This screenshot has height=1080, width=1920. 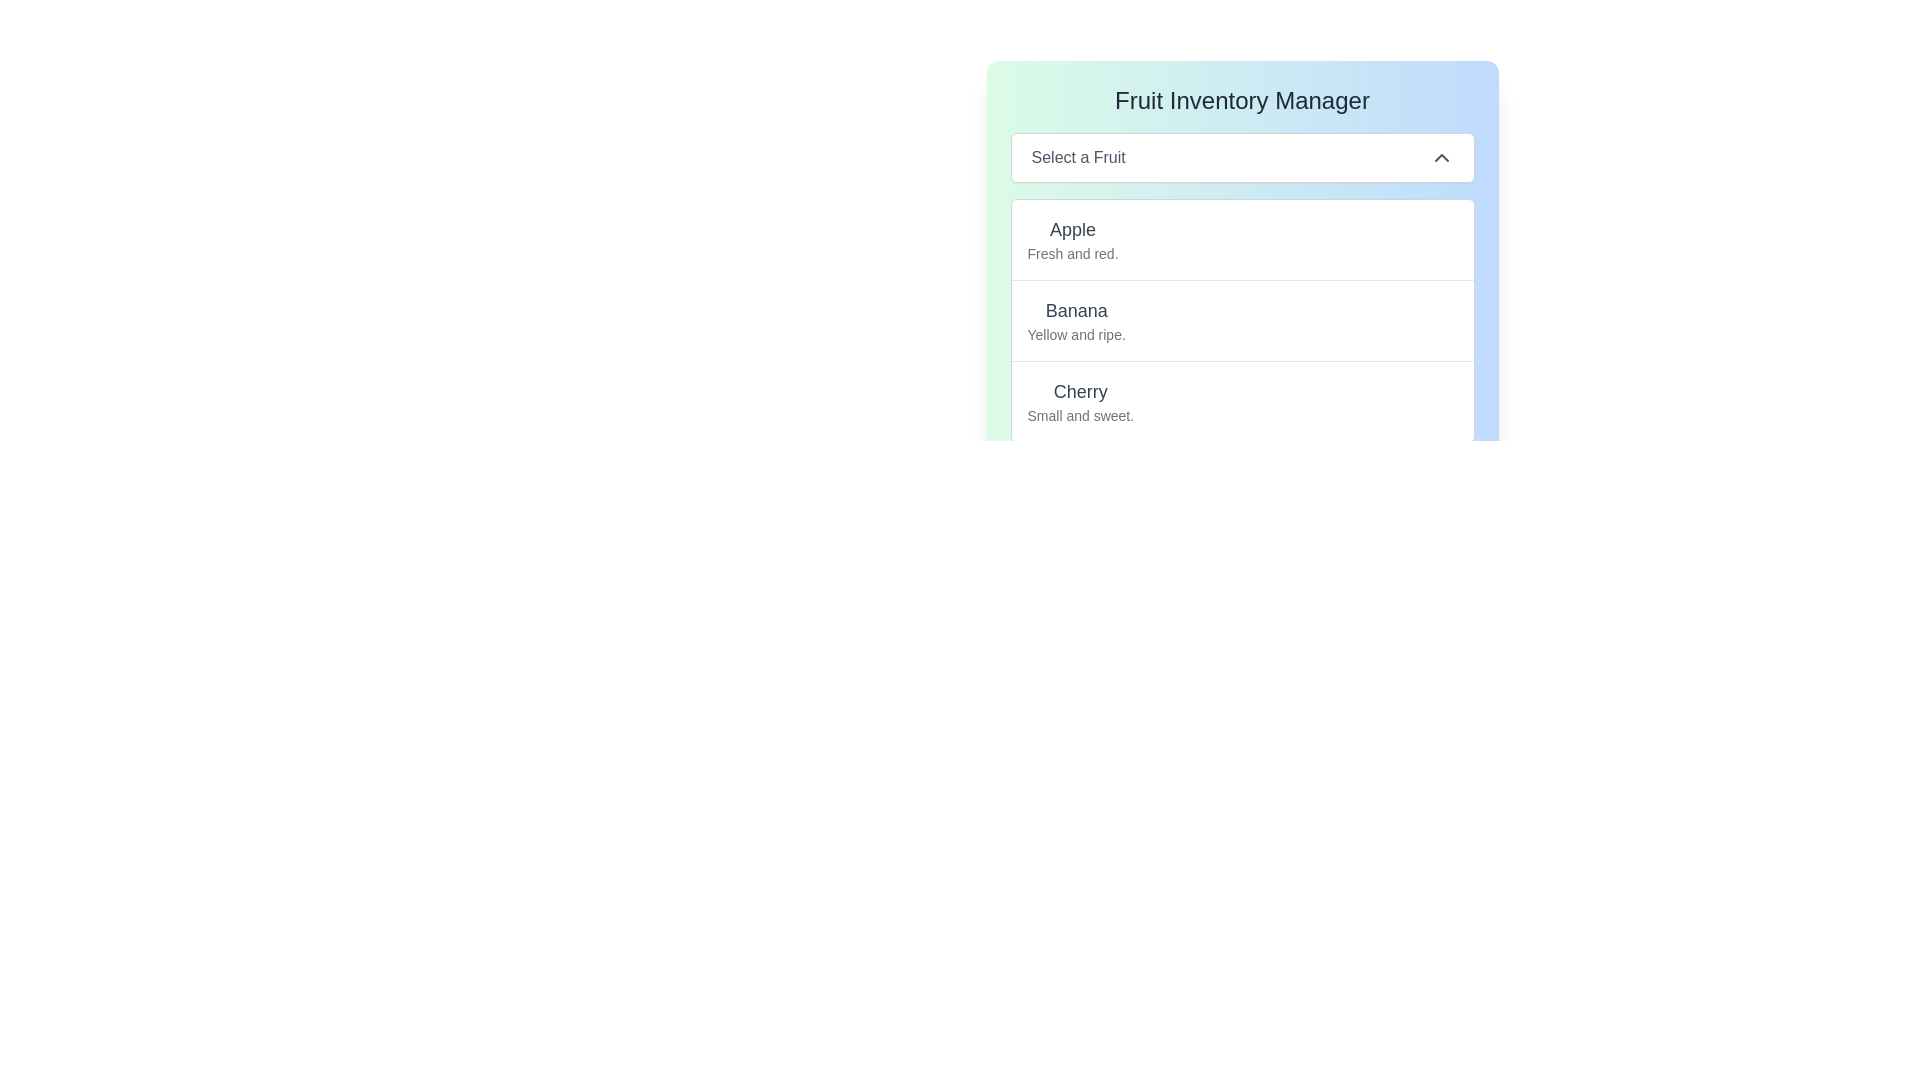 I want to click on on the 'Apple' text display, which is the first item in the dropdown menu under the header 'Select a Fruit', so click(x=1072, y=238).